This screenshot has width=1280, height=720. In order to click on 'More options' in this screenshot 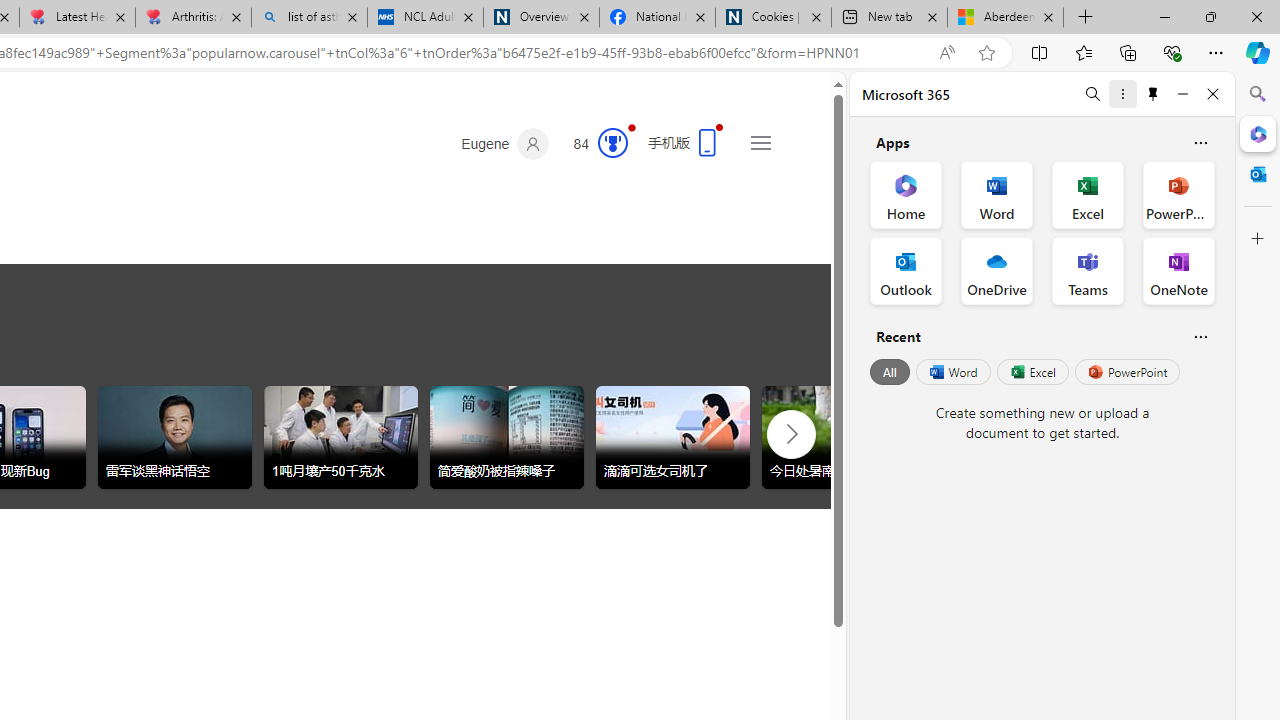, I will do `click(1122, 93)`.